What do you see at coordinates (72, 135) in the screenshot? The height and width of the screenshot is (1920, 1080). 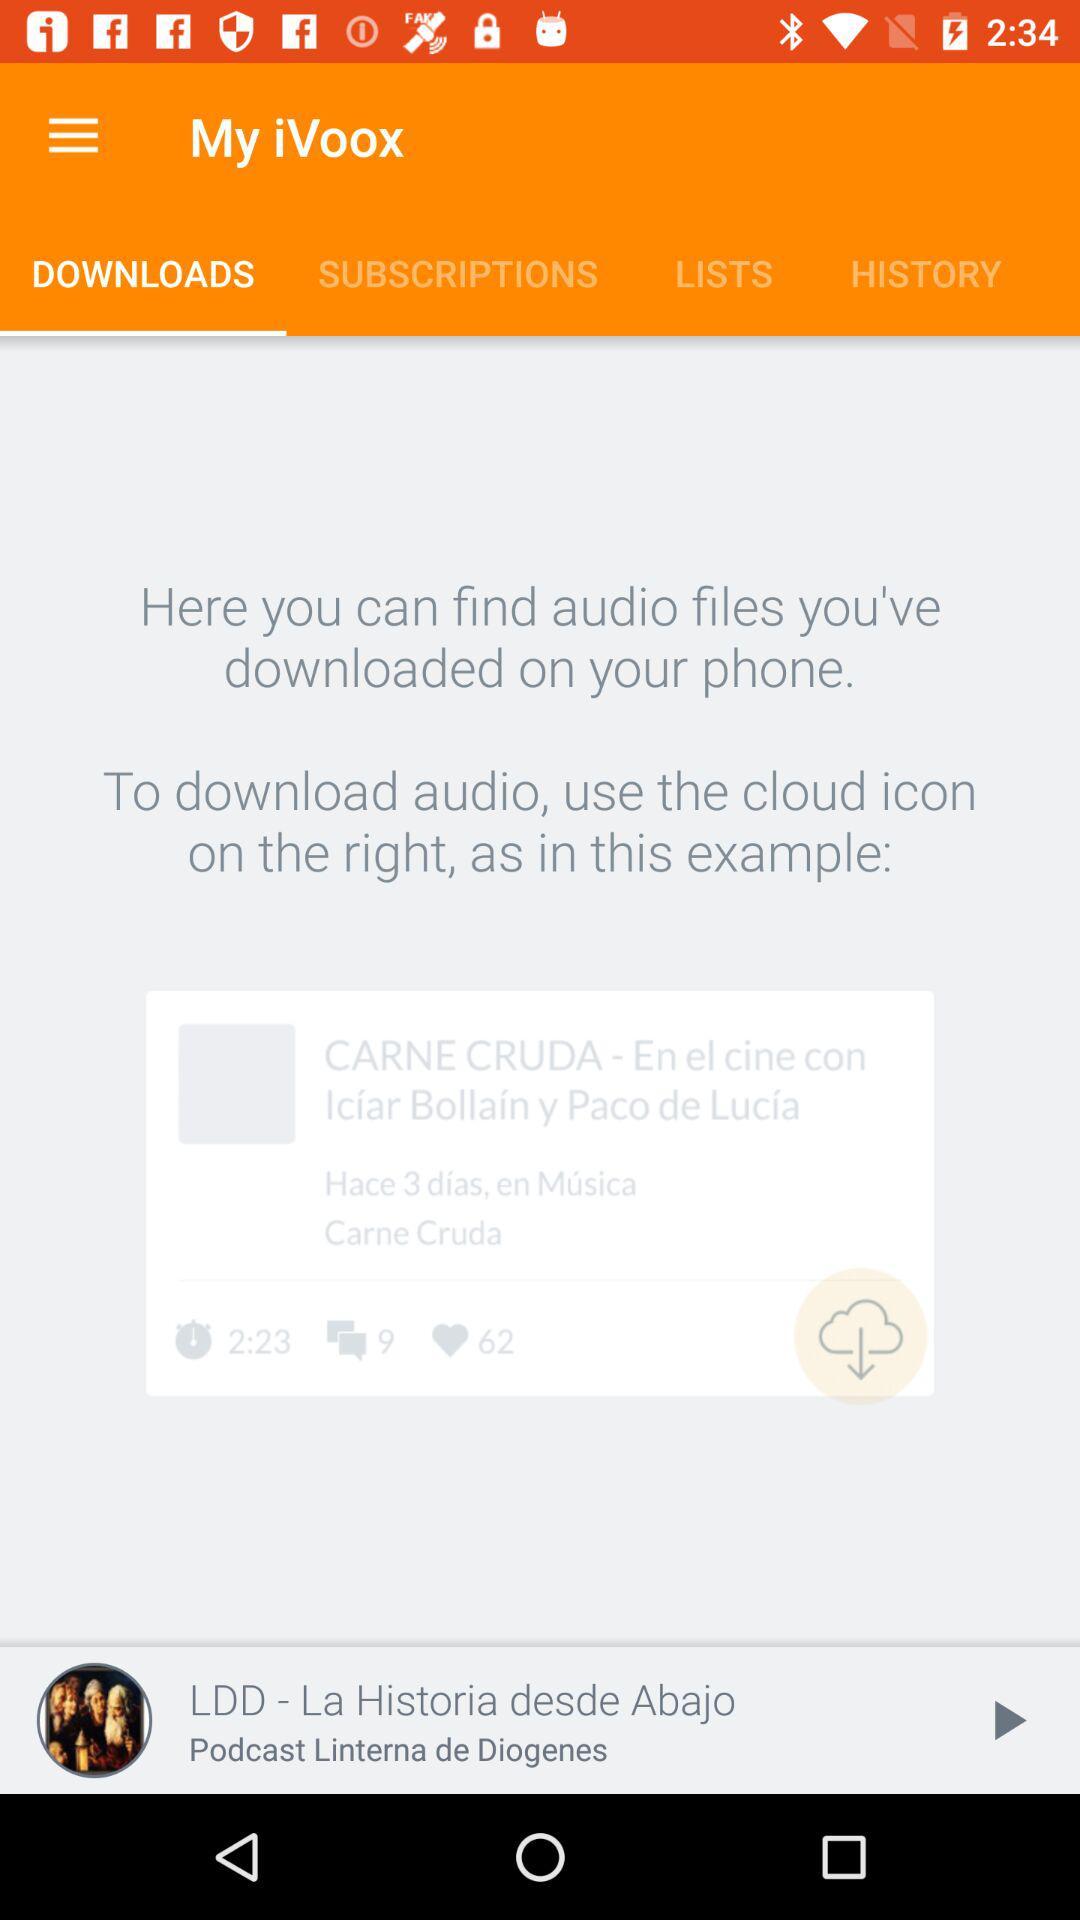 I see `item to the left of my ivoox` at bounding box center [72, 135].